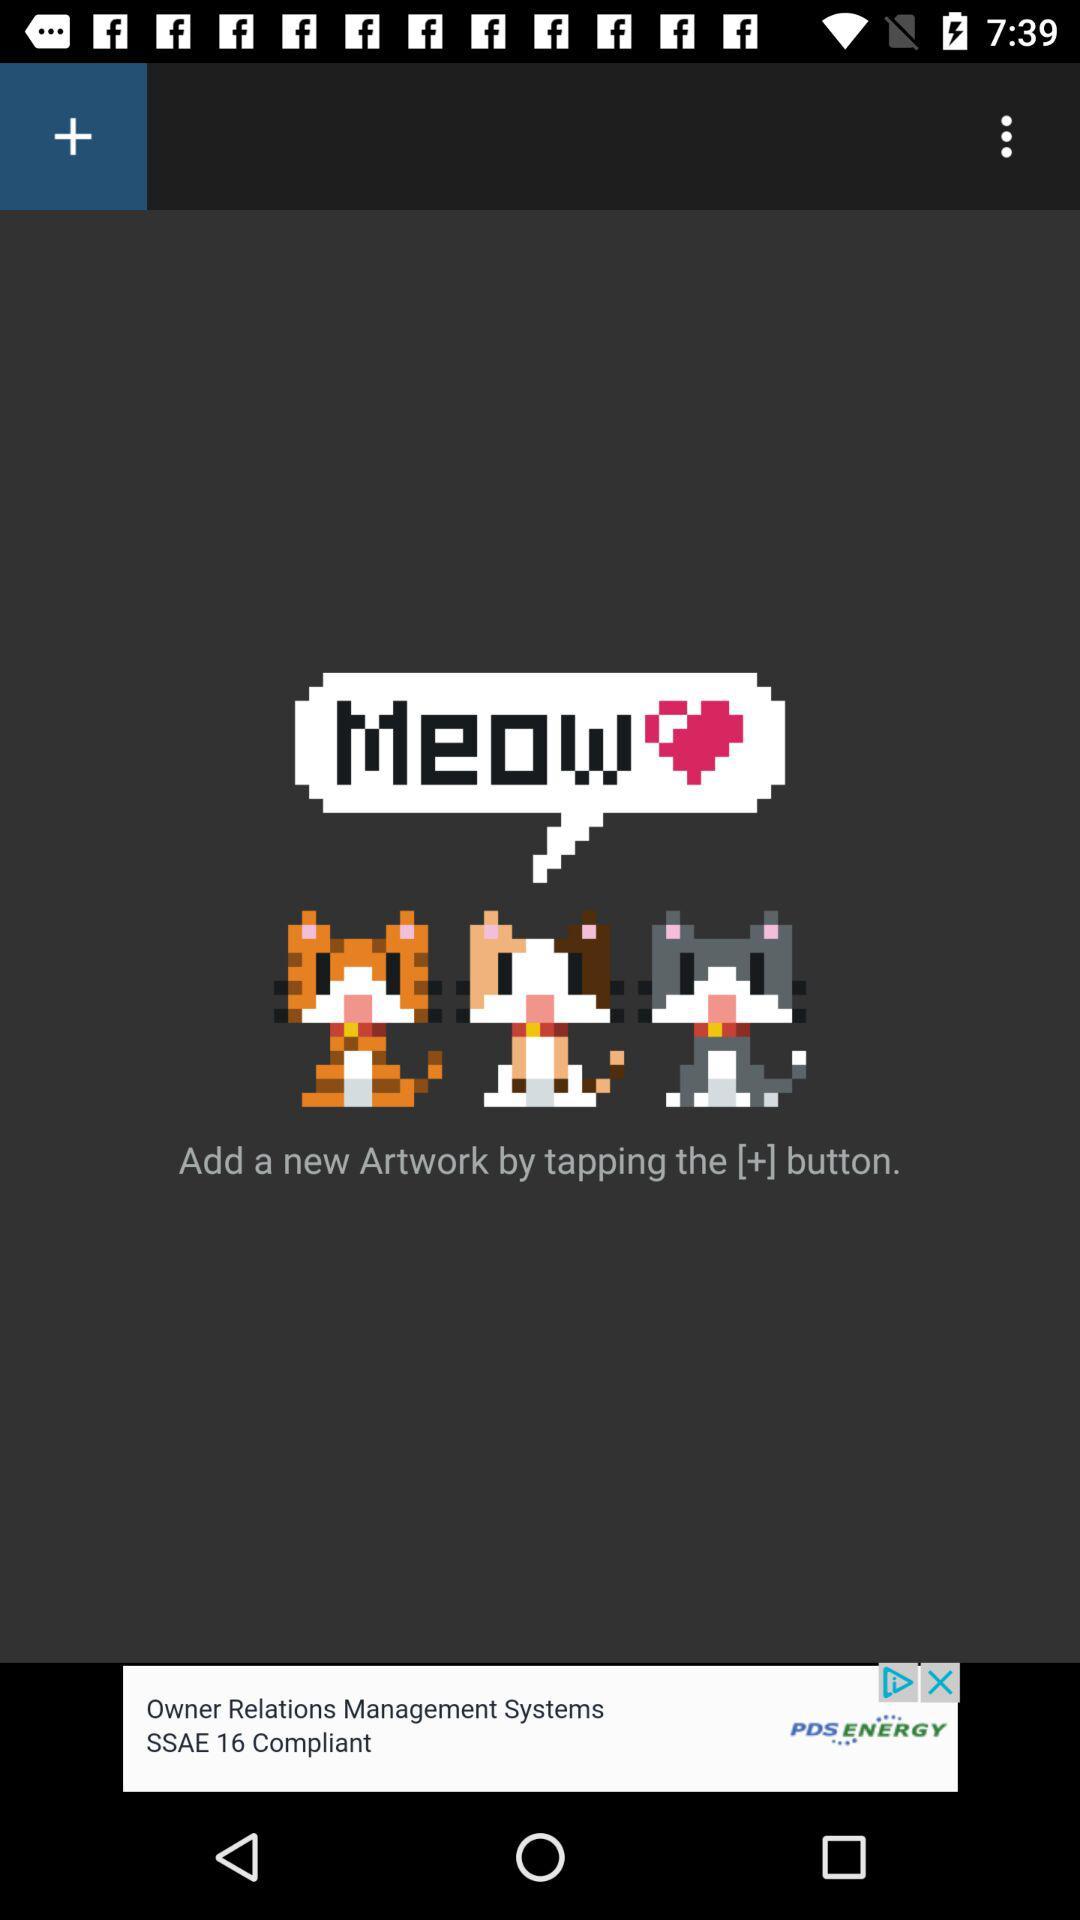  Describe the element at coordinates (540, 1727) in the screenshot. I see `advert` at that location.